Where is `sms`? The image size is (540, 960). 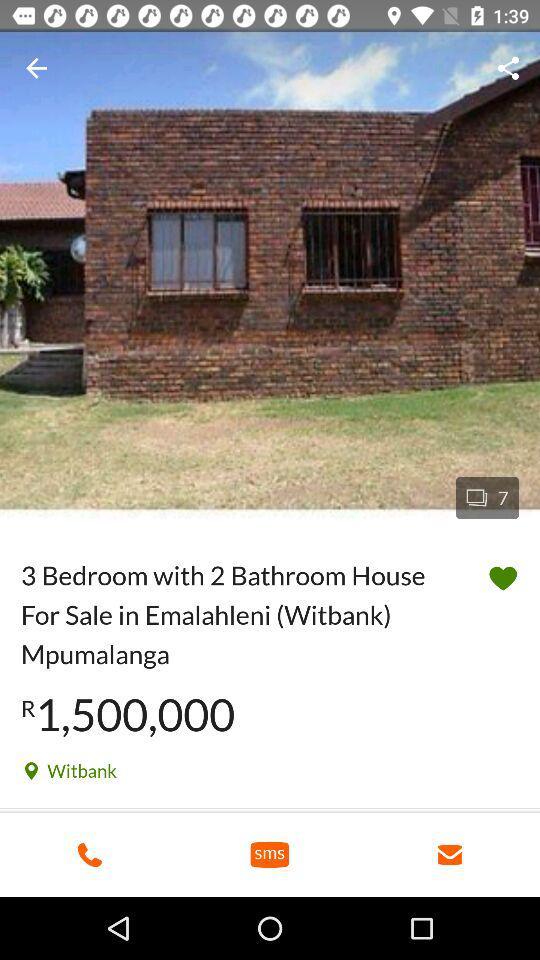 sms is located at coordinates (270, 853).